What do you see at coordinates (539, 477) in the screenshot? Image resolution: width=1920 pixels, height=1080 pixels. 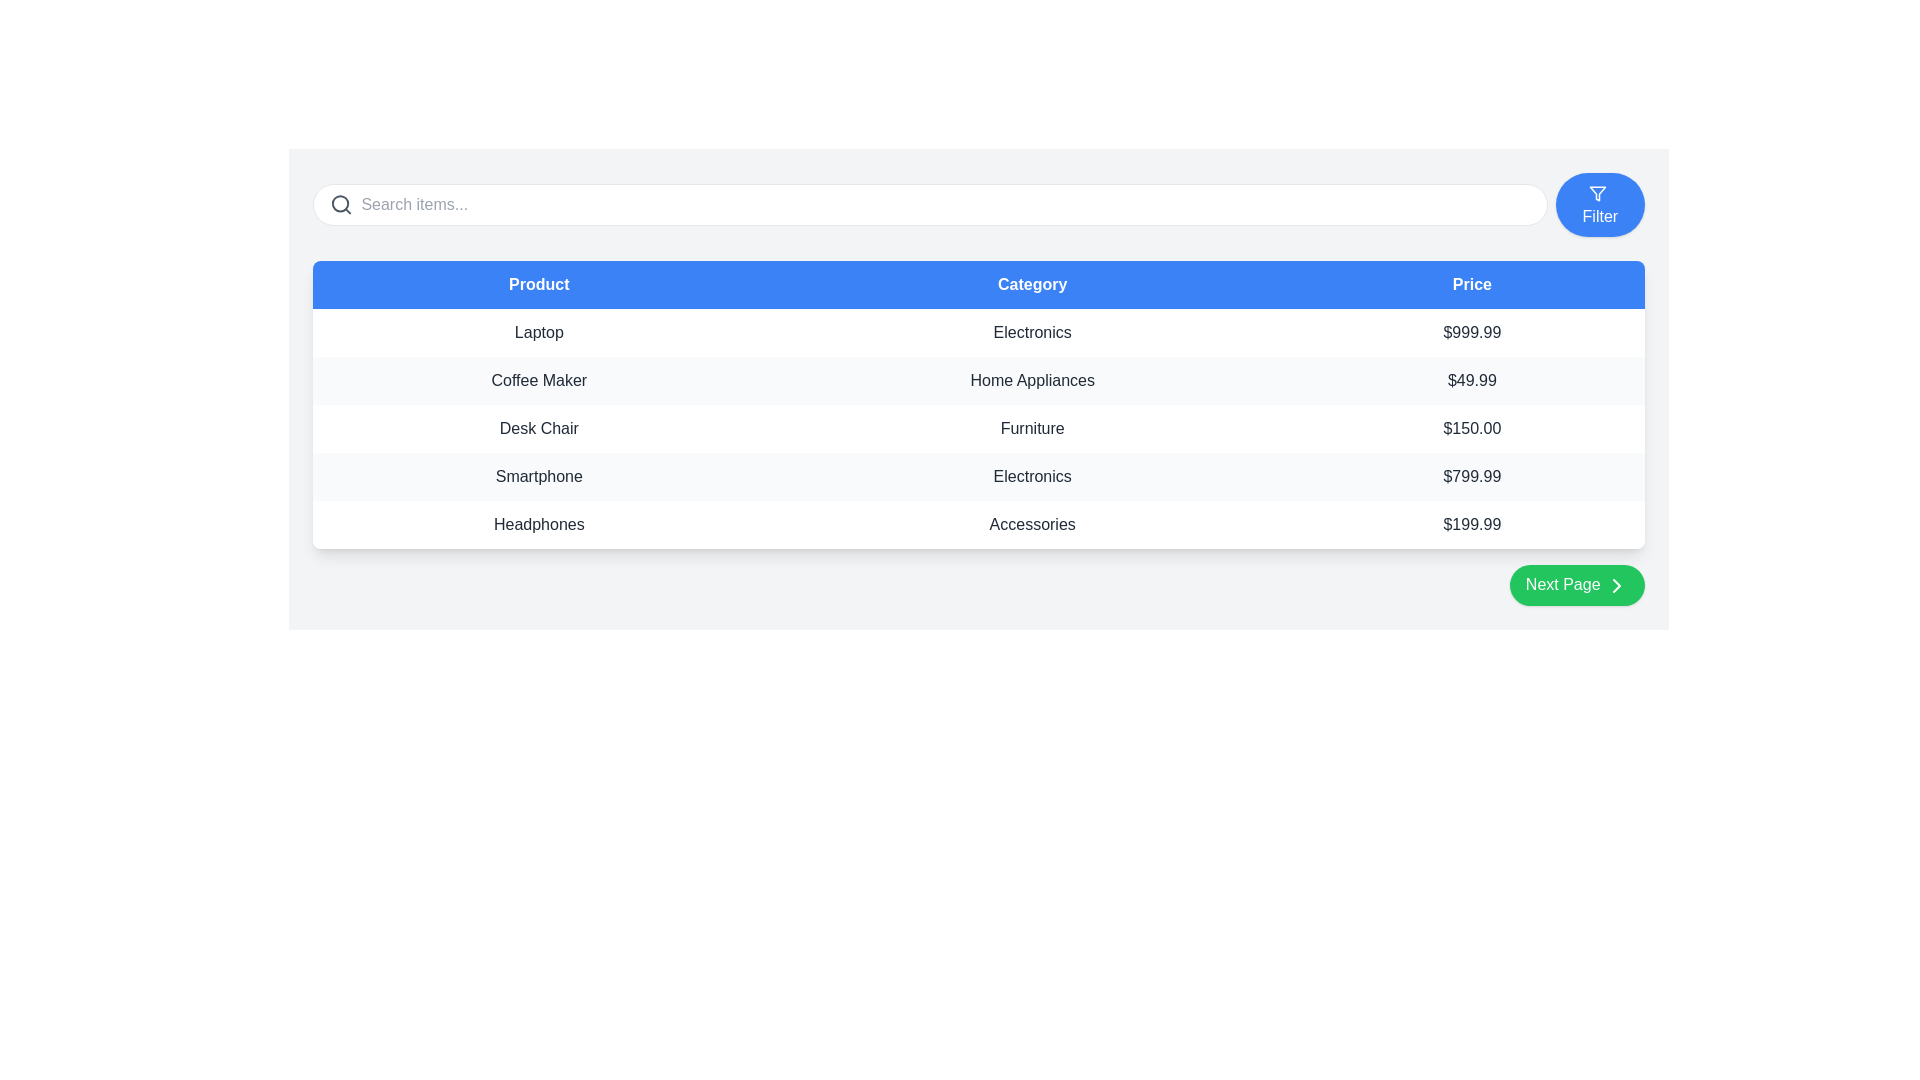 I see `the static text label element displaying 'Smartphone', which is located in the third row under the 'Product' column of the table` at bounding box center [539, 477].